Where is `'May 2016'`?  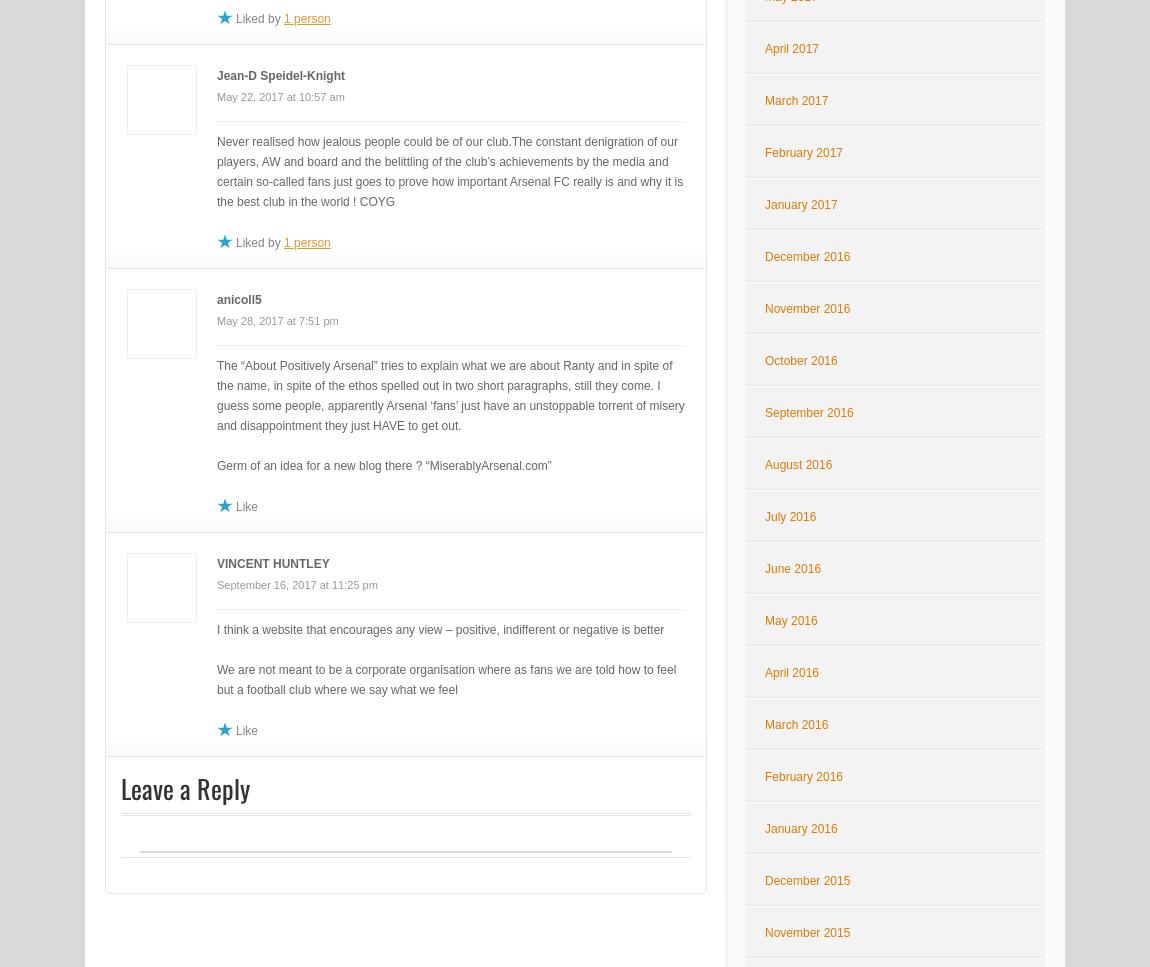 'May 2016' is located at coordinates (789, 621).